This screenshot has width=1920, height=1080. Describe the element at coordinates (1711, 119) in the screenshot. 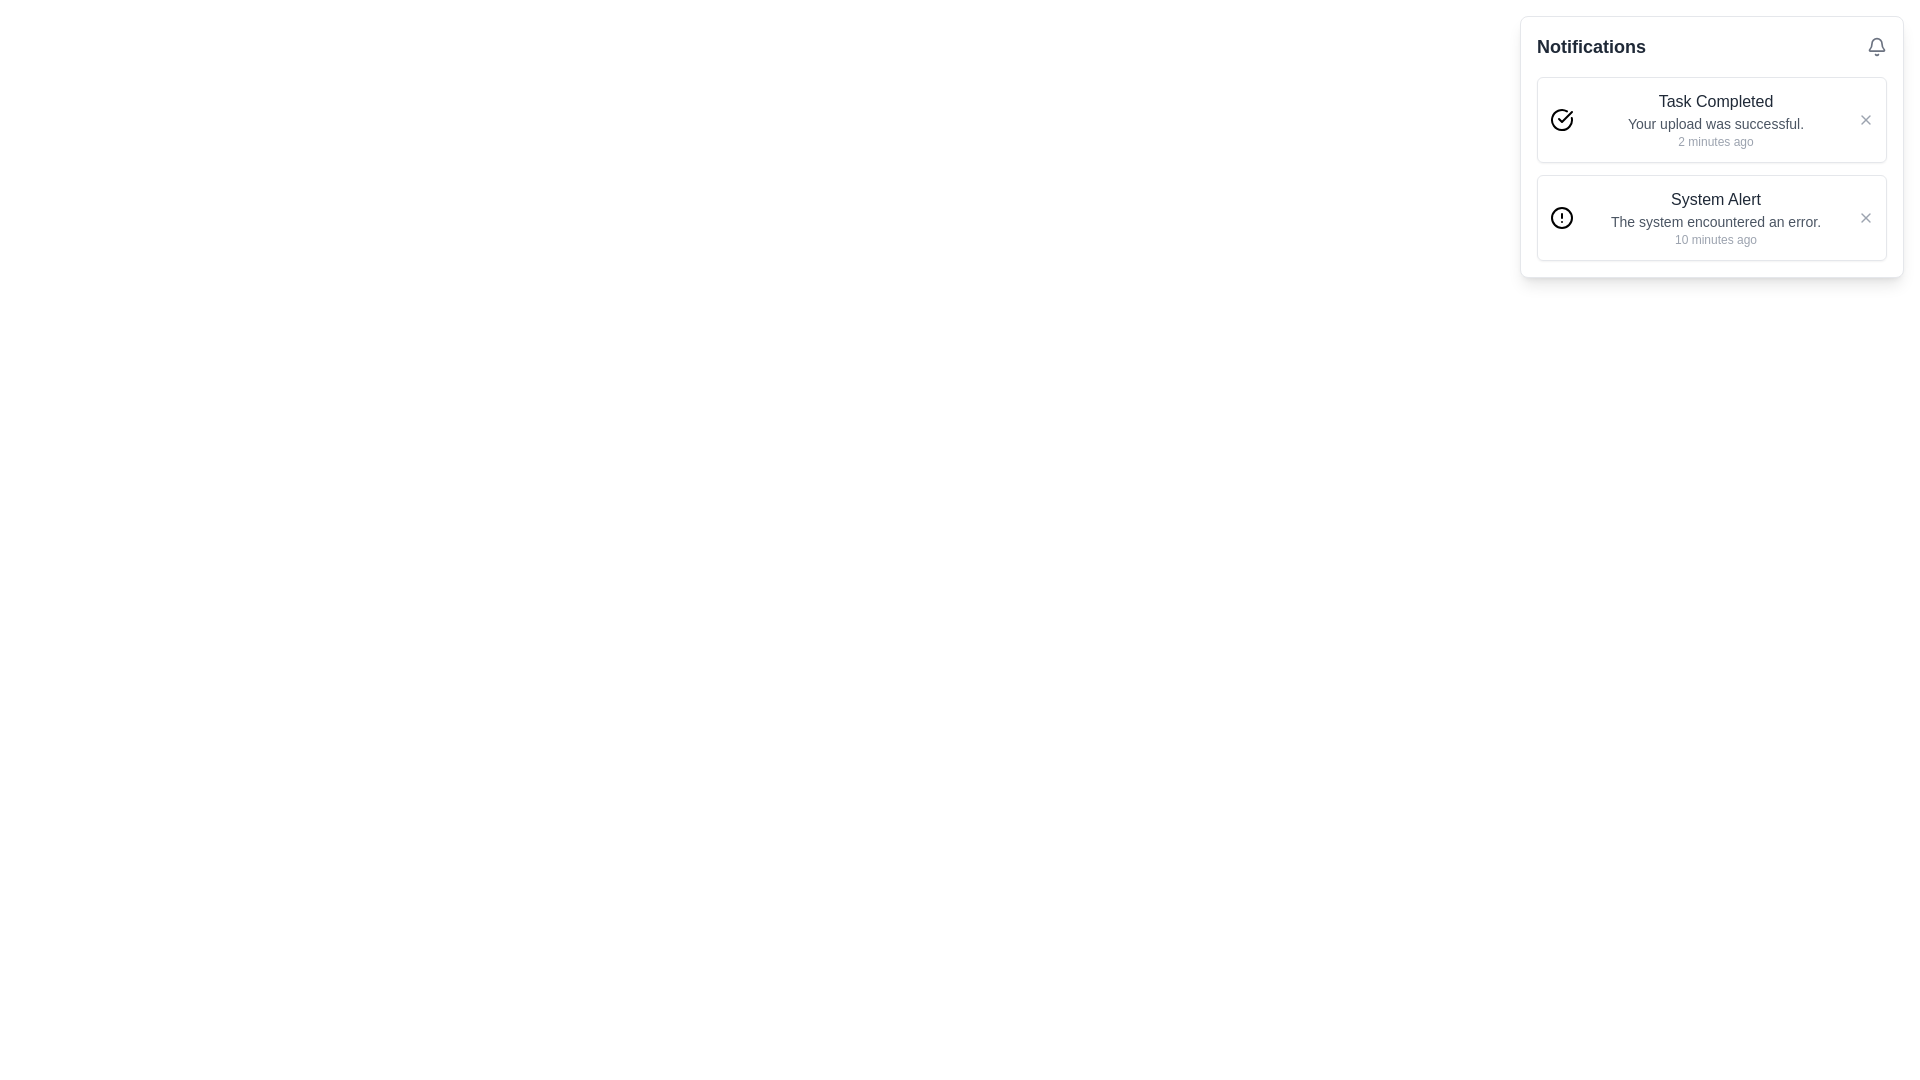

I see `details displayed on the top notification card within the notifications section, which provides feedback on a successfully completed task` at that location.